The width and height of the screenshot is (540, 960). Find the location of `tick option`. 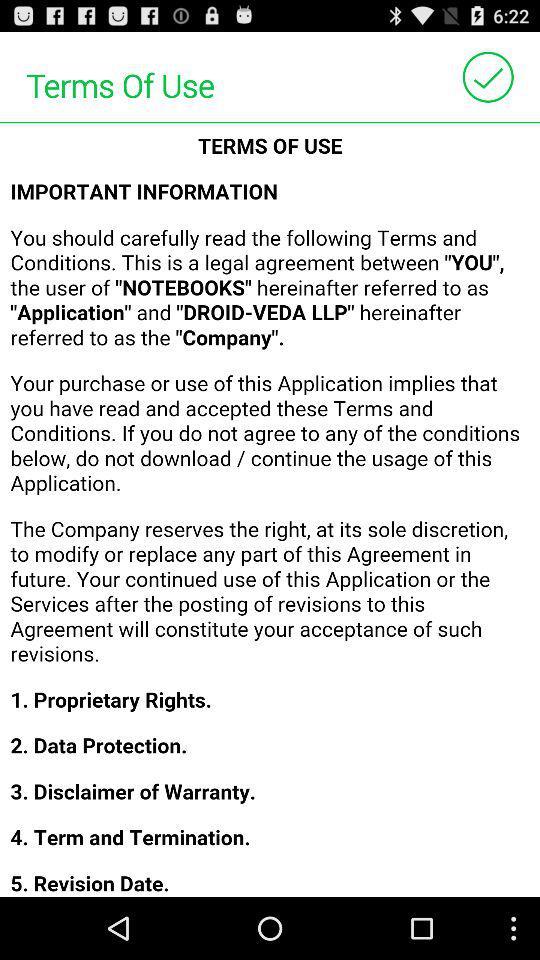

tick option is located at coordinates (487, 77).